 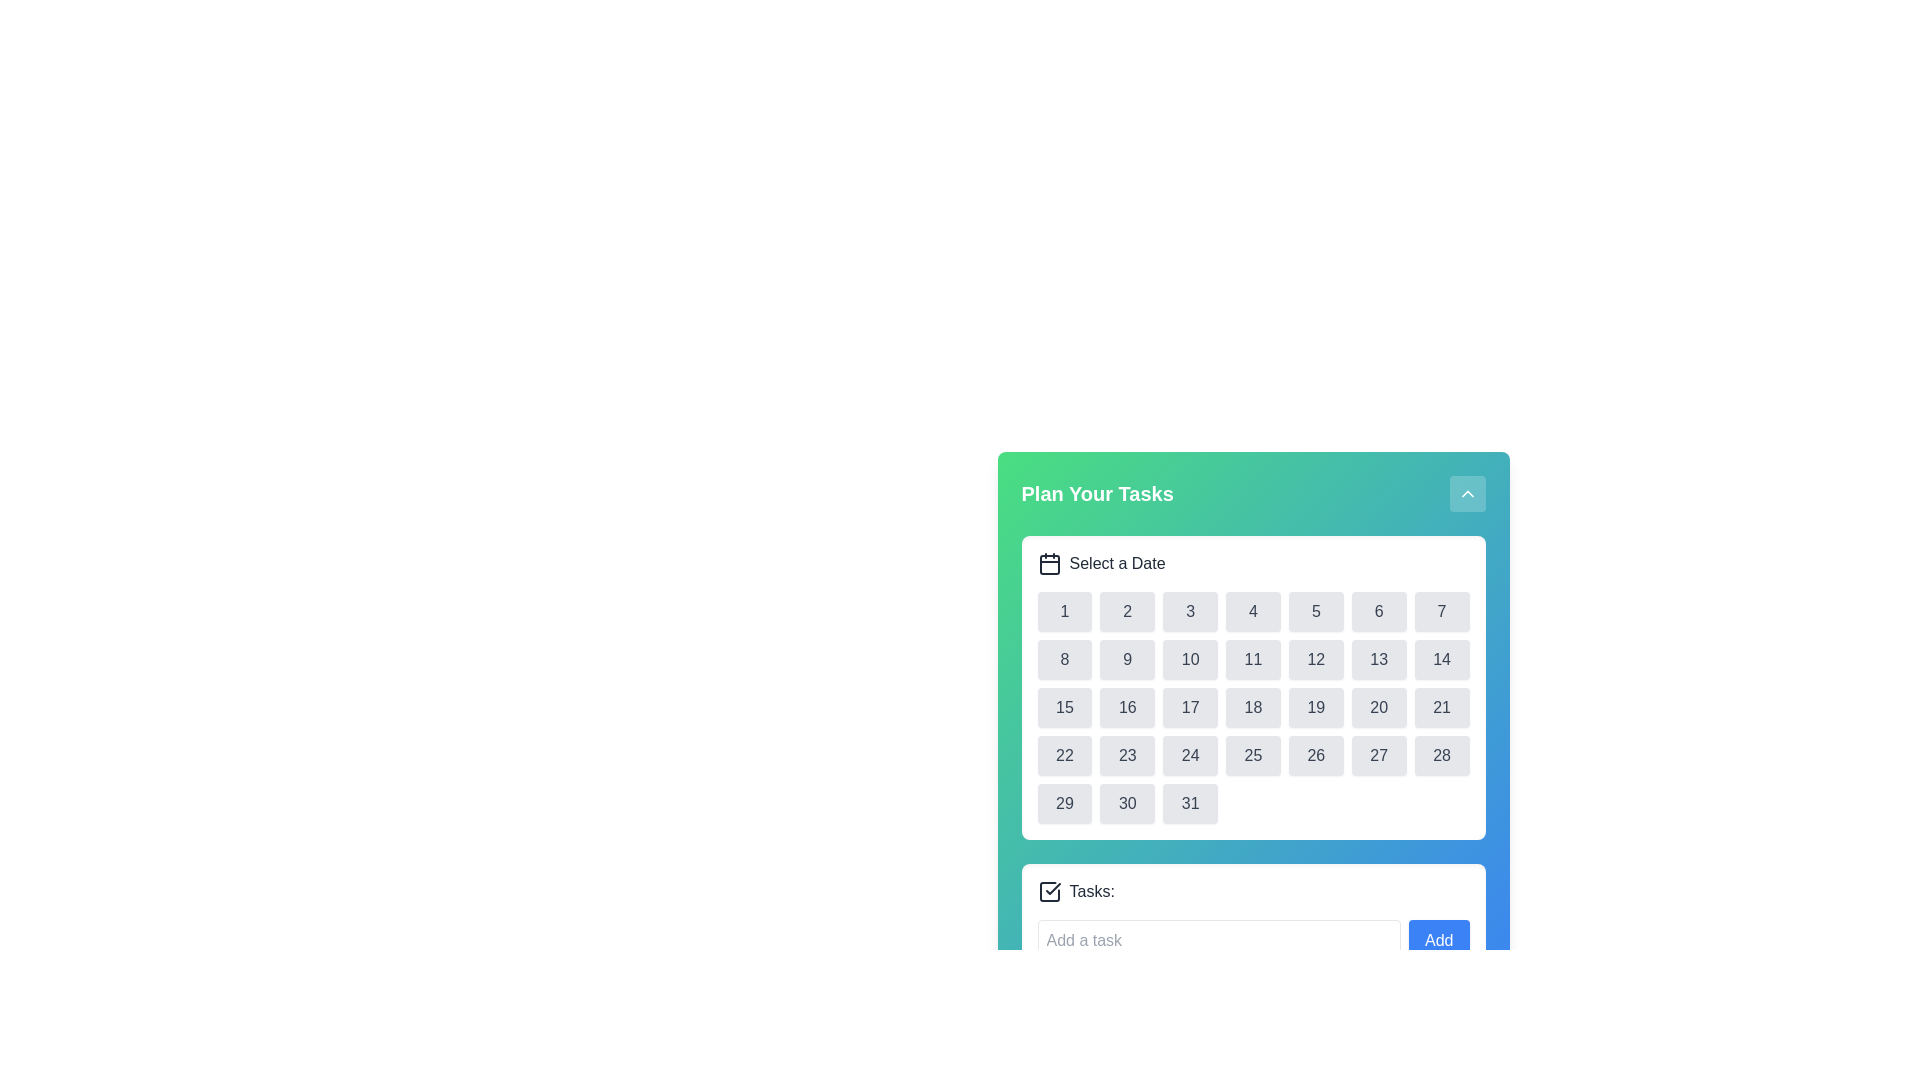 What do you see at coordinates (1316, 756) in the screenshot?
I see `the button to select the date '26' within the calendar located in the 'Plan Your Tasks' section under 'Select a Date'` at bounding box center [1316, 756].